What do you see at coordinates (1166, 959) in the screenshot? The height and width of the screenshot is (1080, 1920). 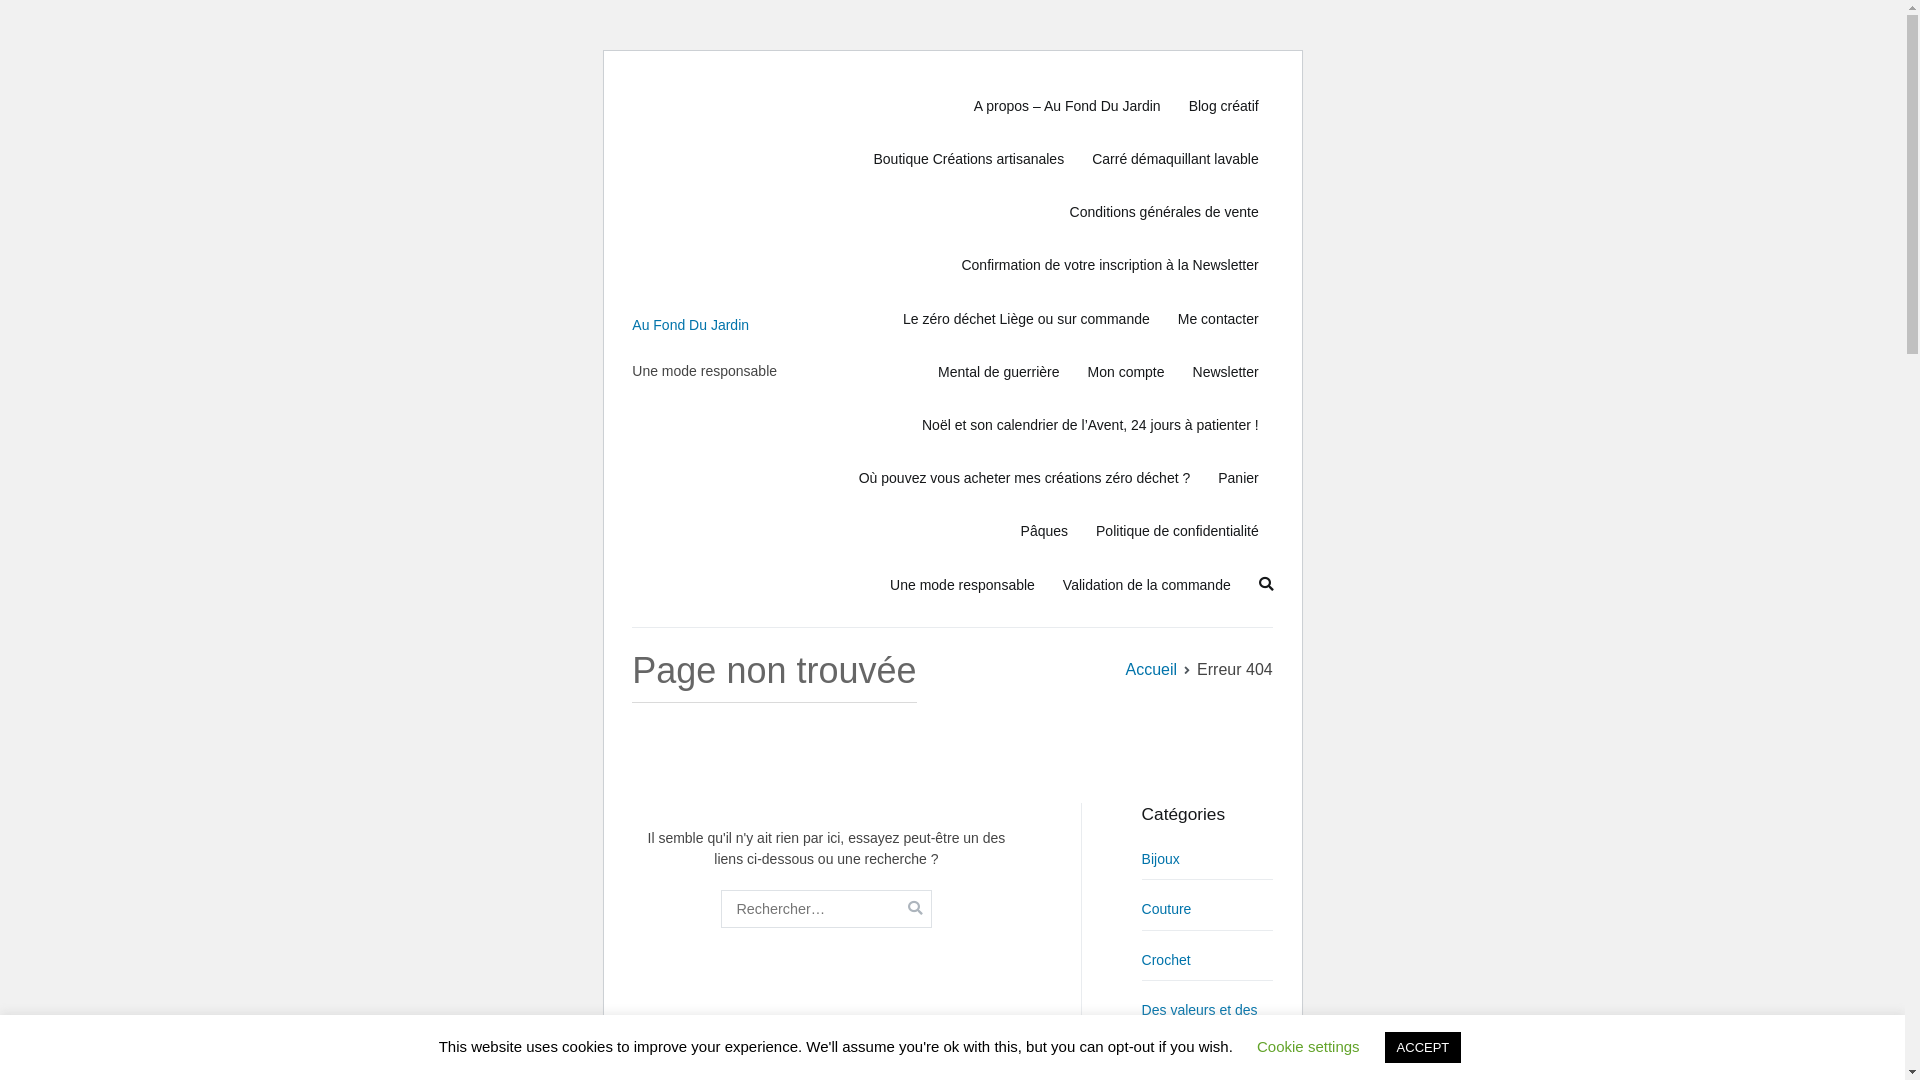 I see `'Crochet'` at bounding box center [1166, 959].